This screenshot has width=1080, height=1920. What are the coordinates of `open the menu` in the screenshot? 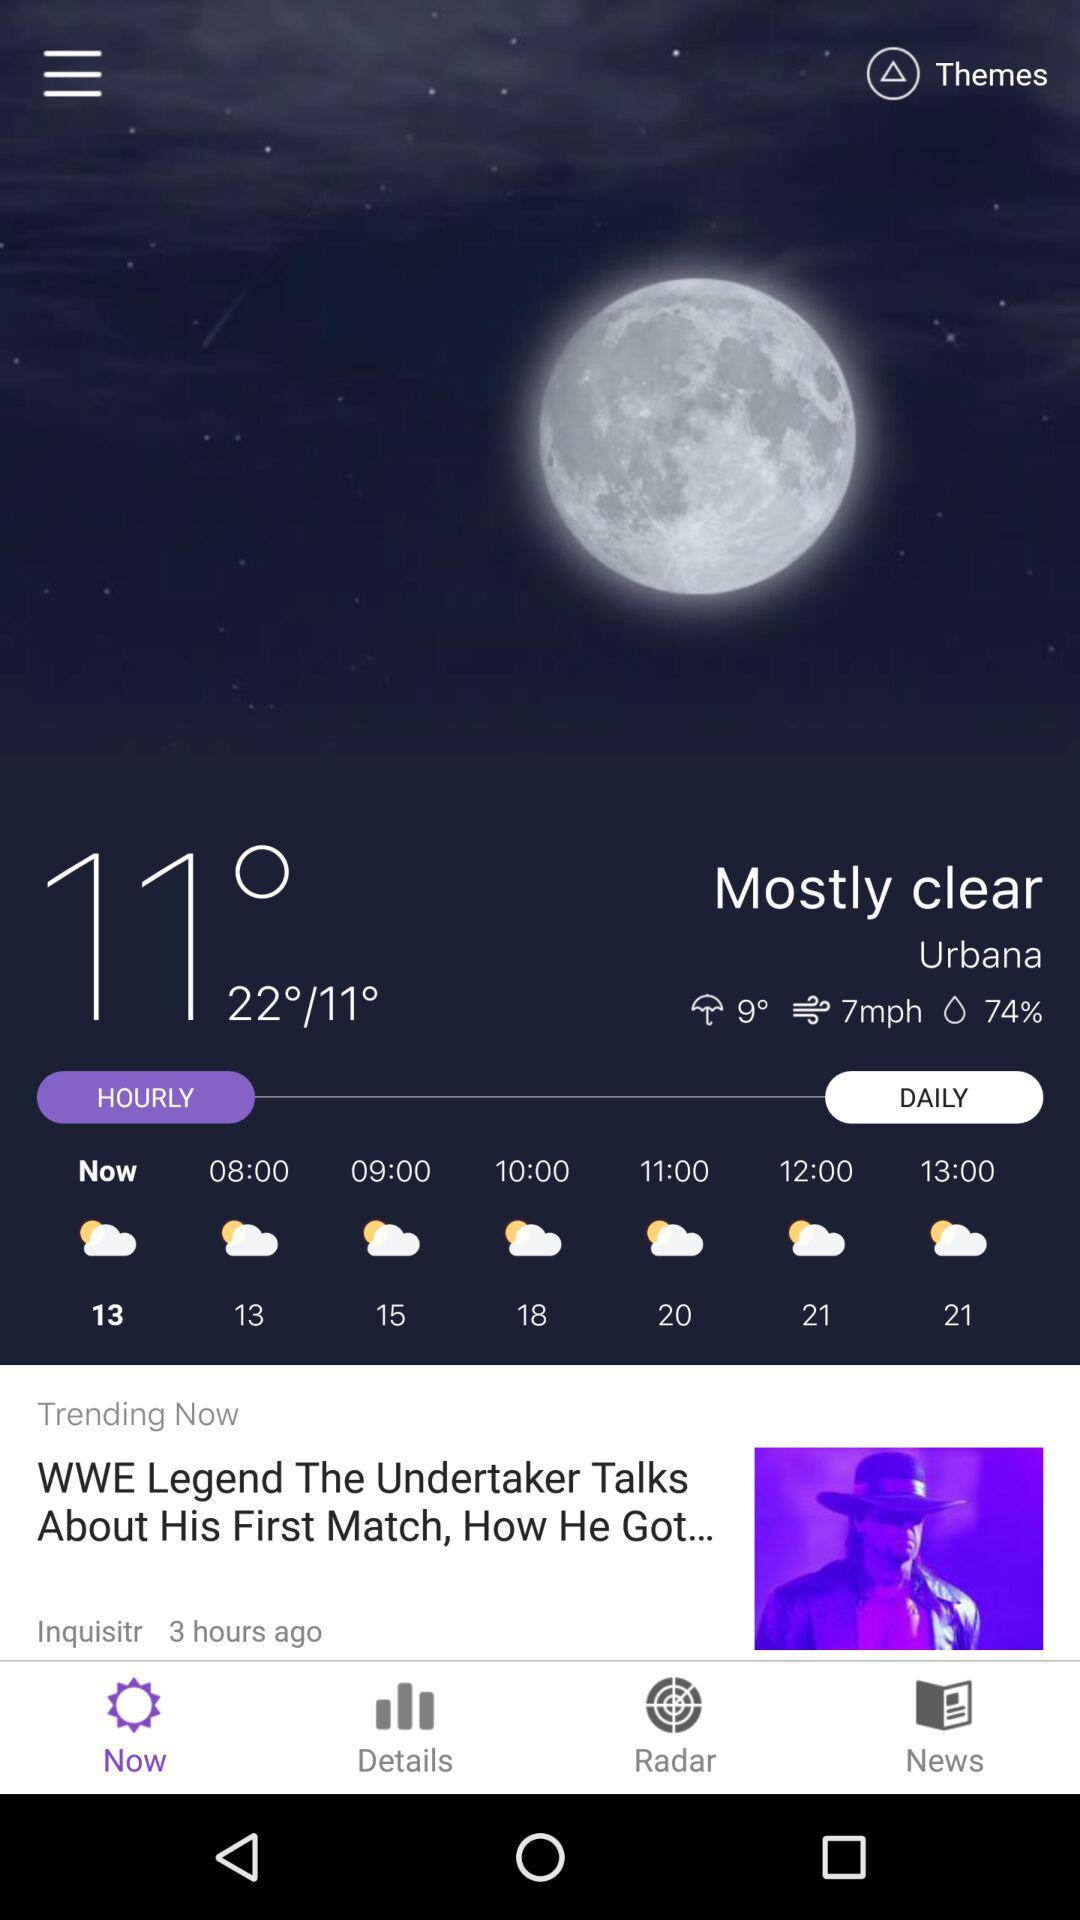 It's located at (72, 73).